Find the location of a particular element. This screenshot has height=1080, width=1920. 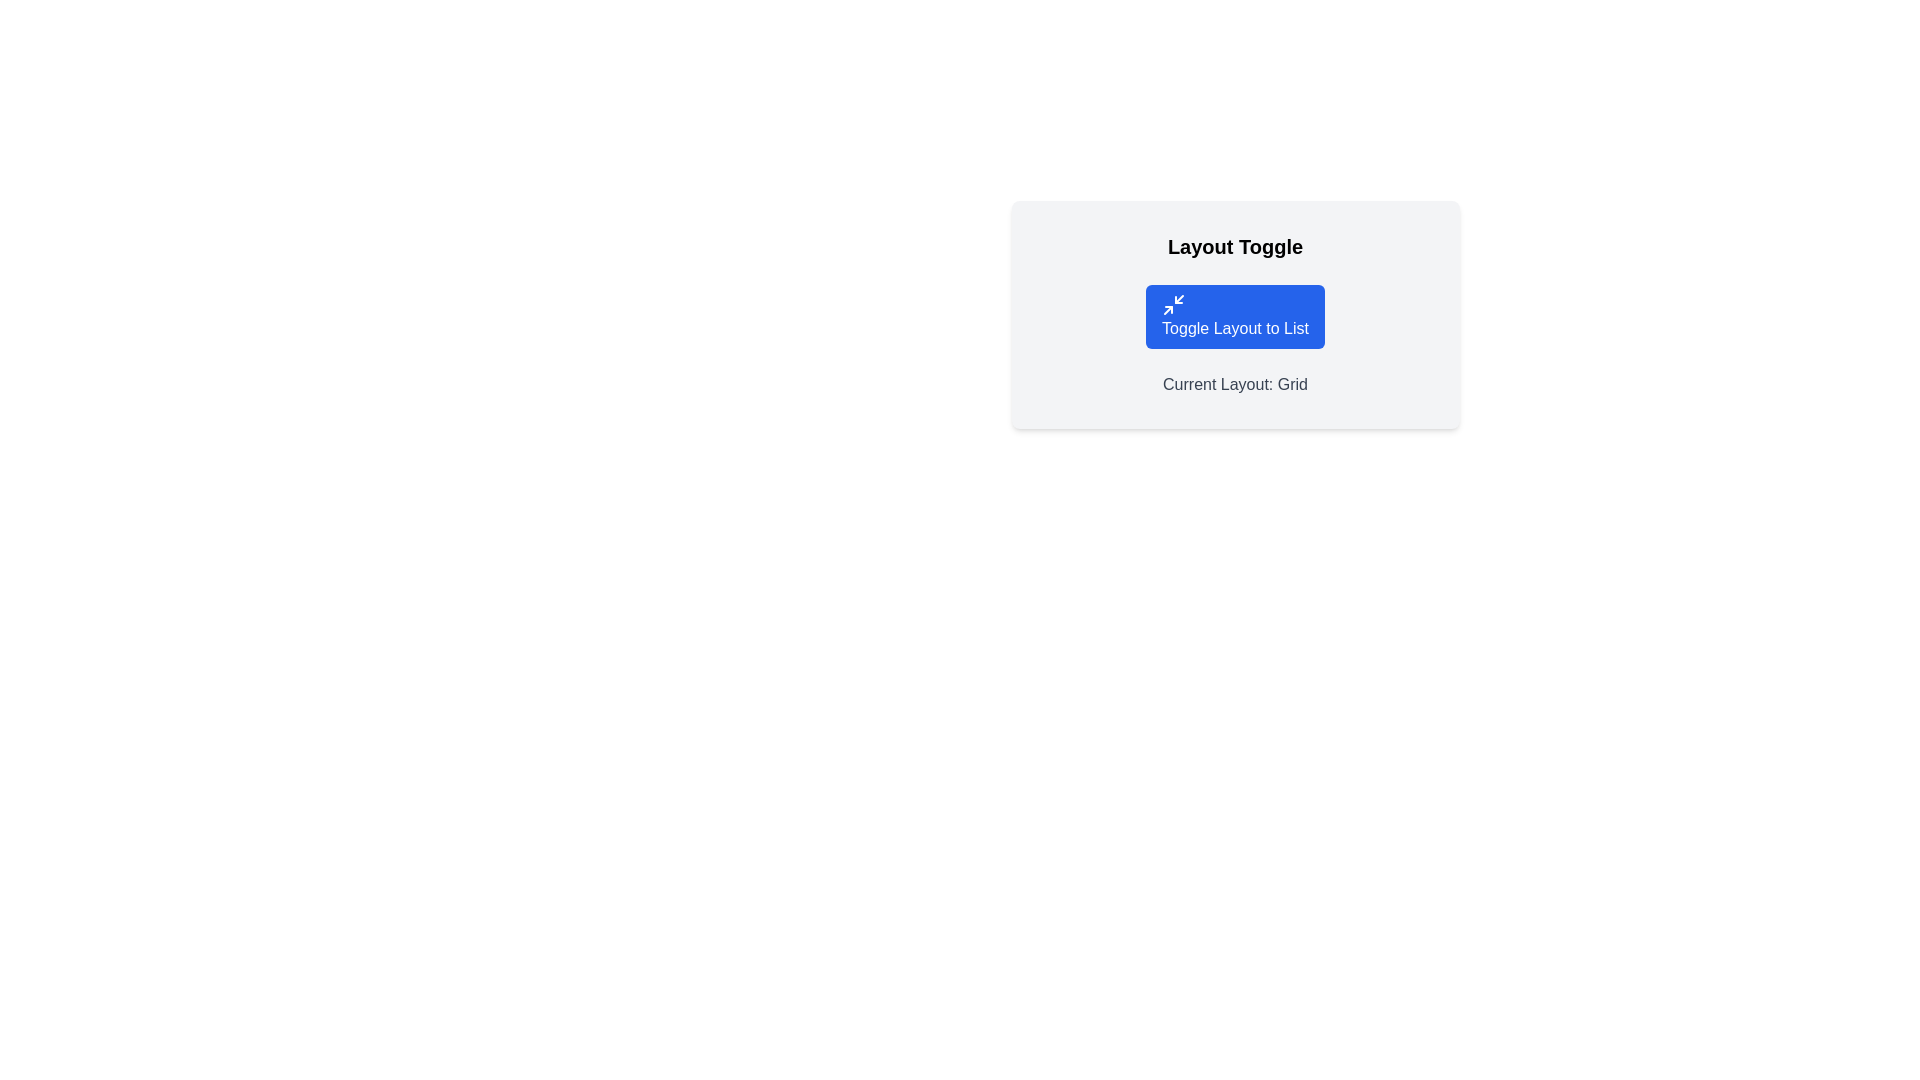

button to toggle the layout is located at coordinates (1234, 315).